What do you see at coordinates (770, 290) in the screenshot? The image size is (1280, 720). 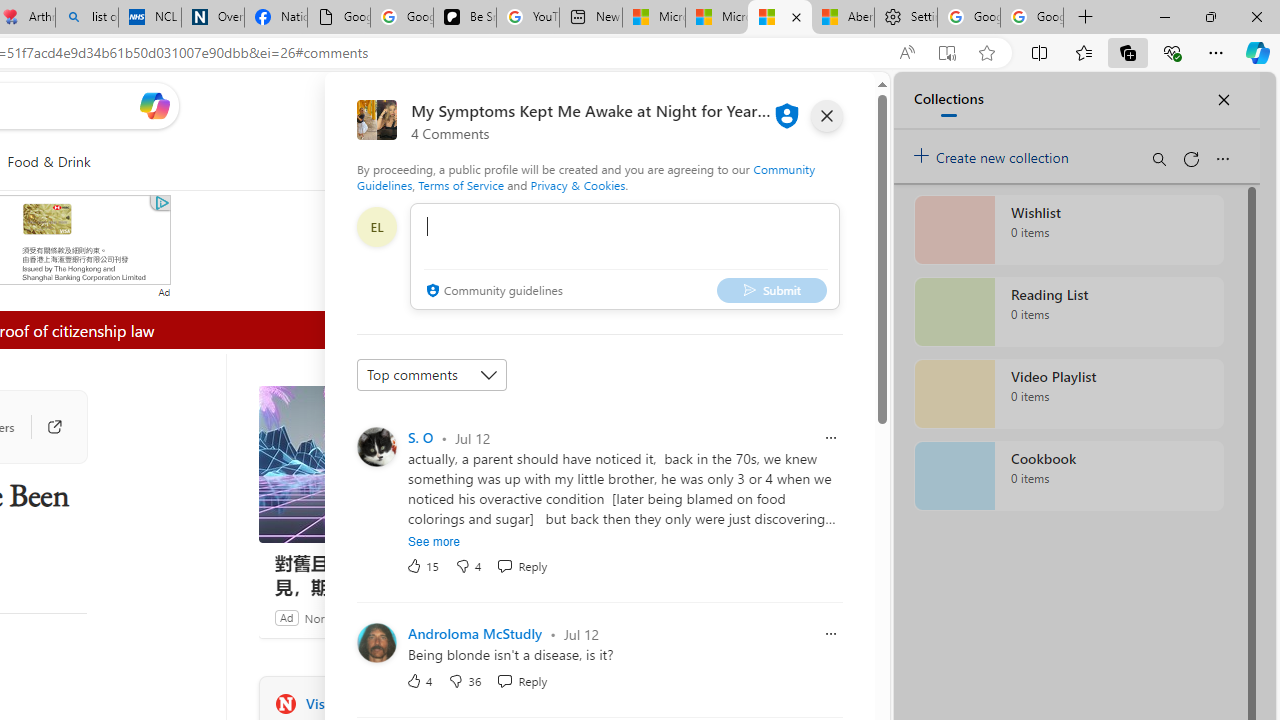 I see `'Submit'` at bounding box center [770, 290].